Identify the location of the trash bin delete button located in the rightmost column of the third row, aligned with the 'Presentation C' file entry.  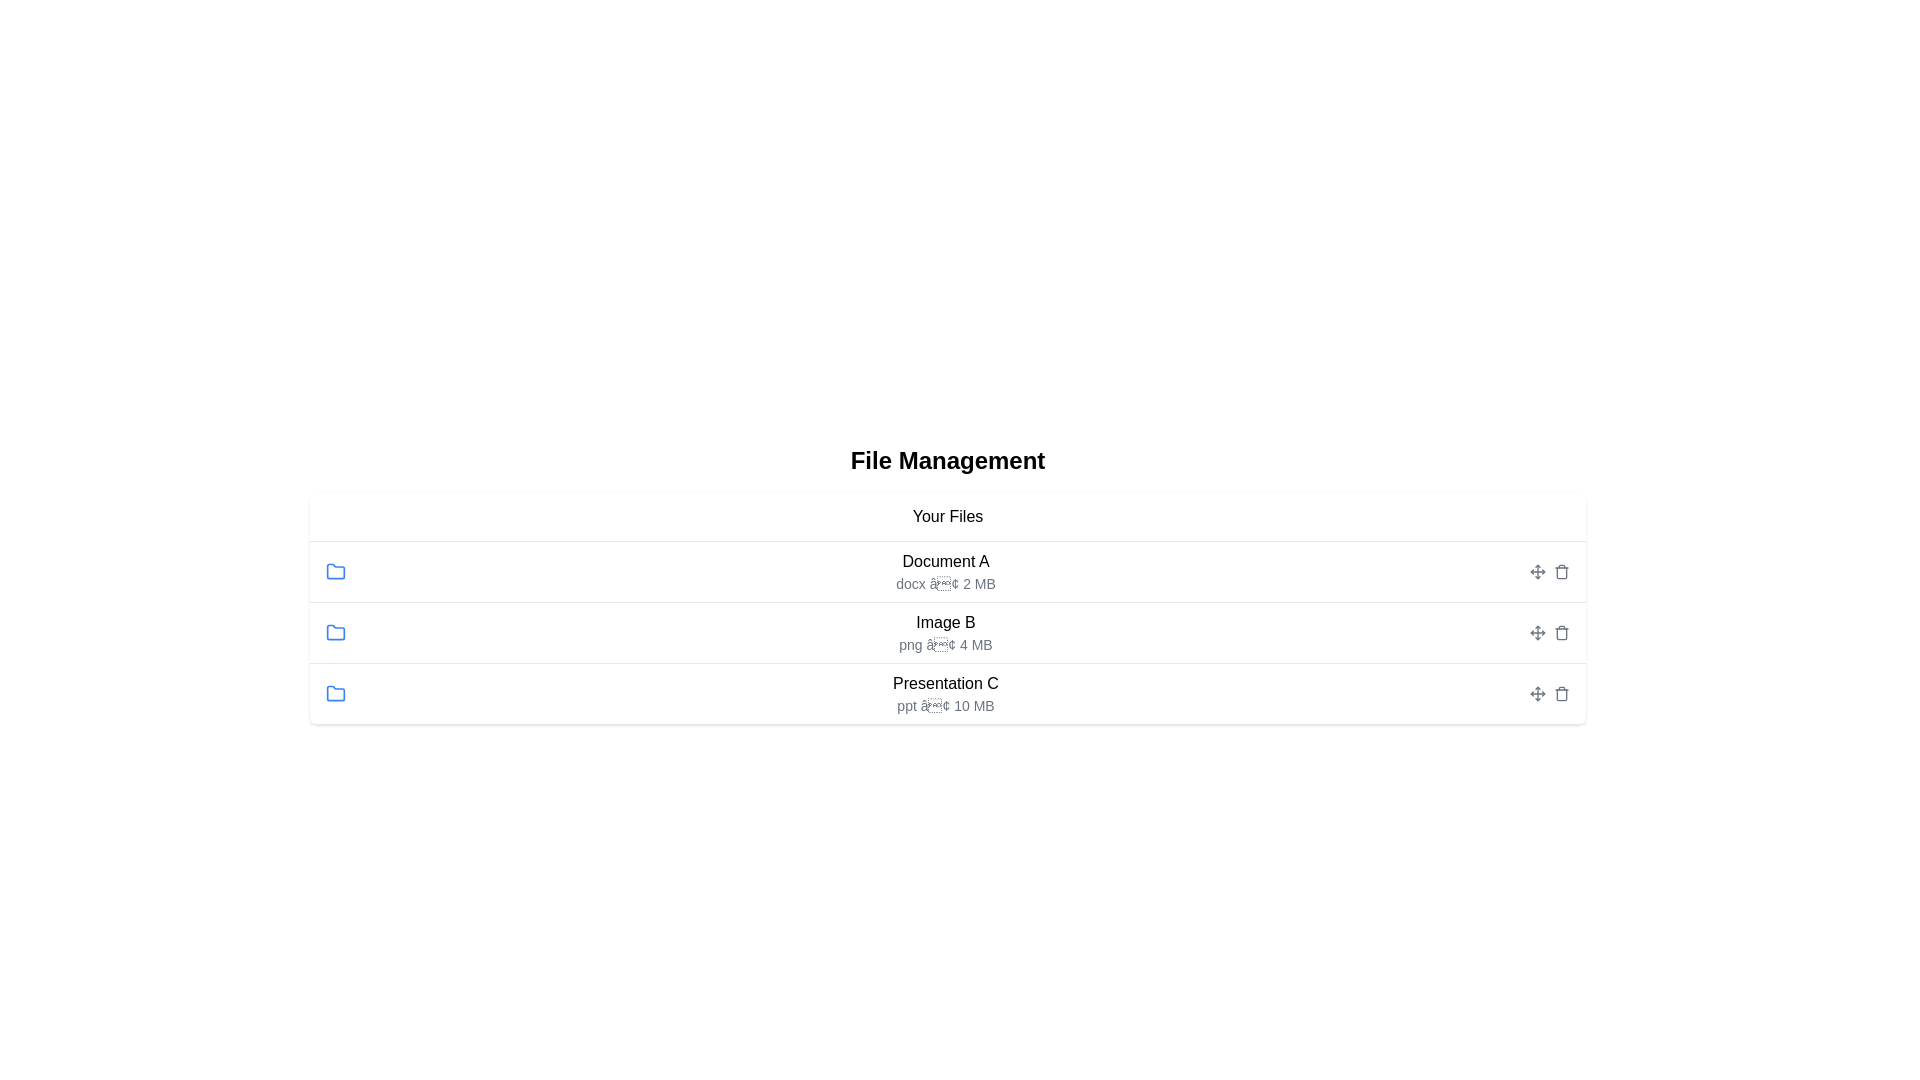
(1560, 693).